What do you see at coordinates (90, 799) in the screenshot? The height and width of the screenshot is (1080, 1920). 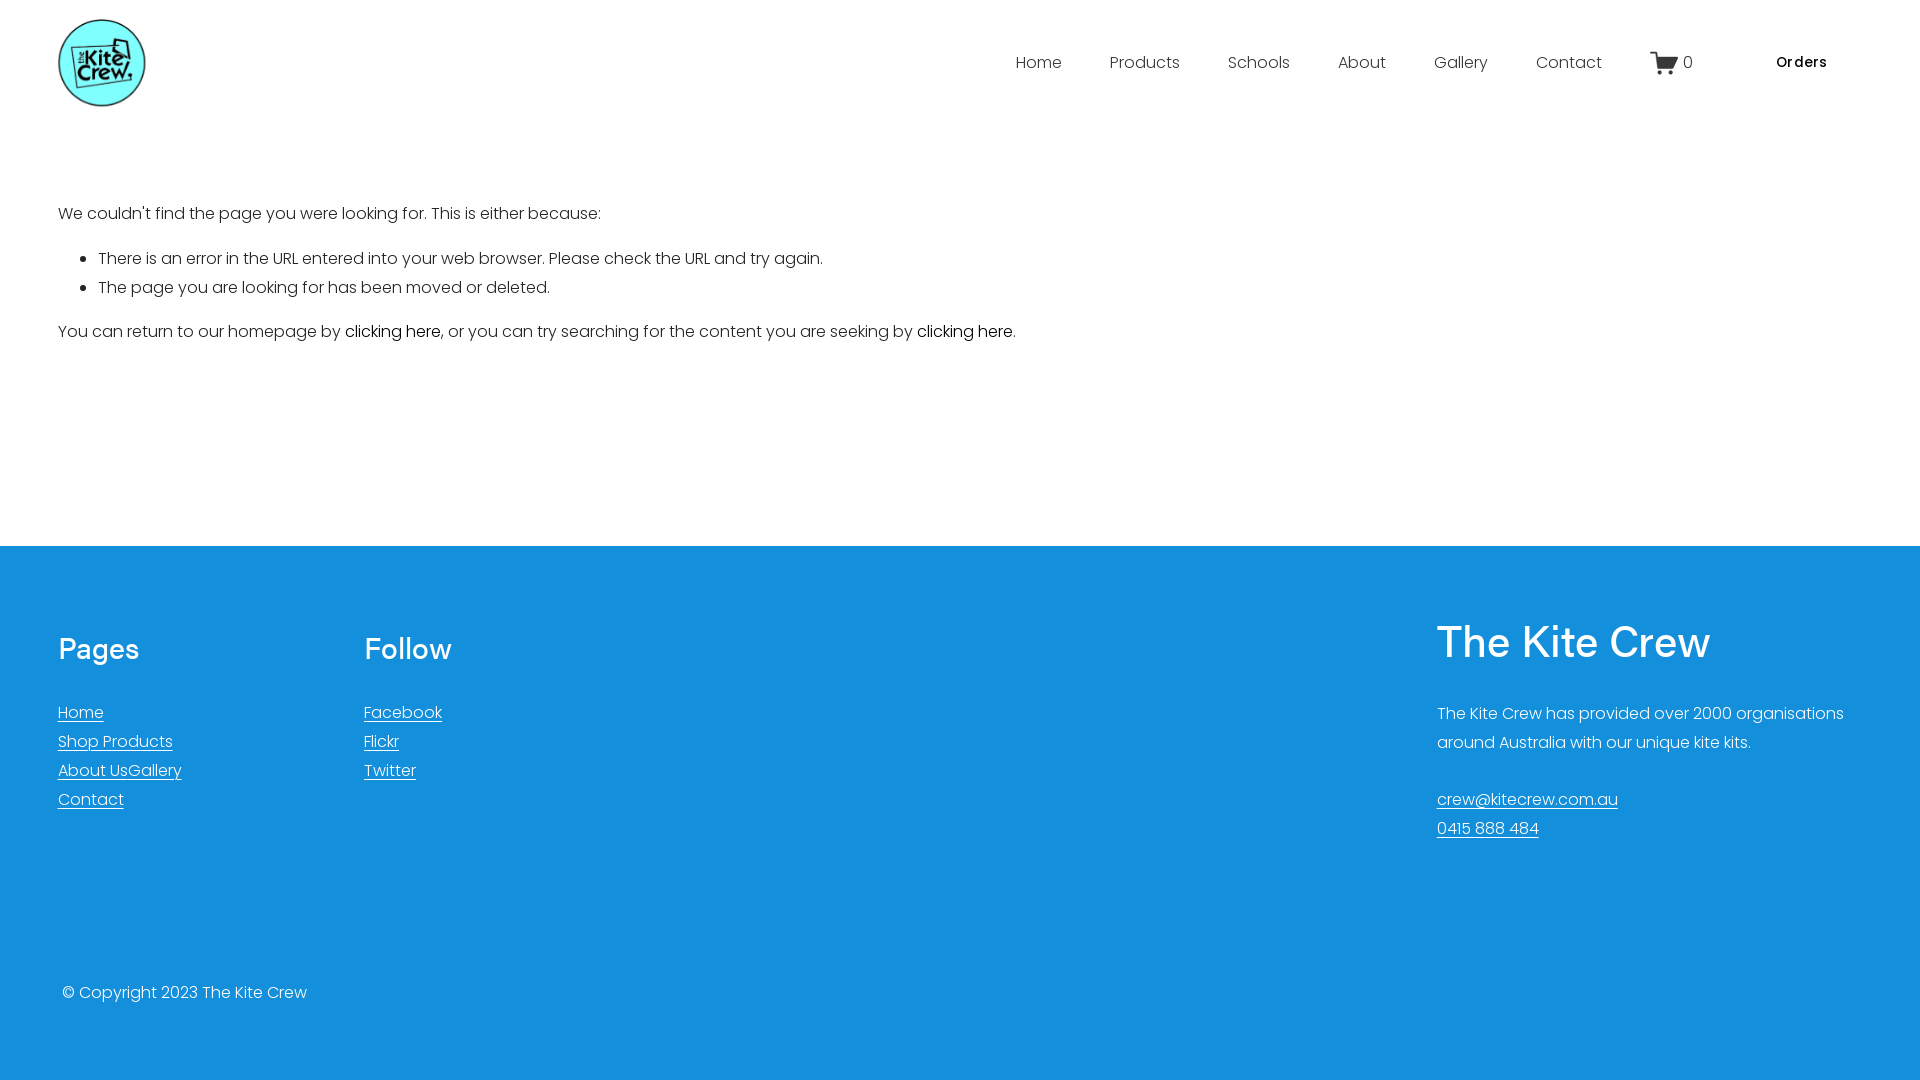 I see `'Contact'` at bounding box center [90, 799].